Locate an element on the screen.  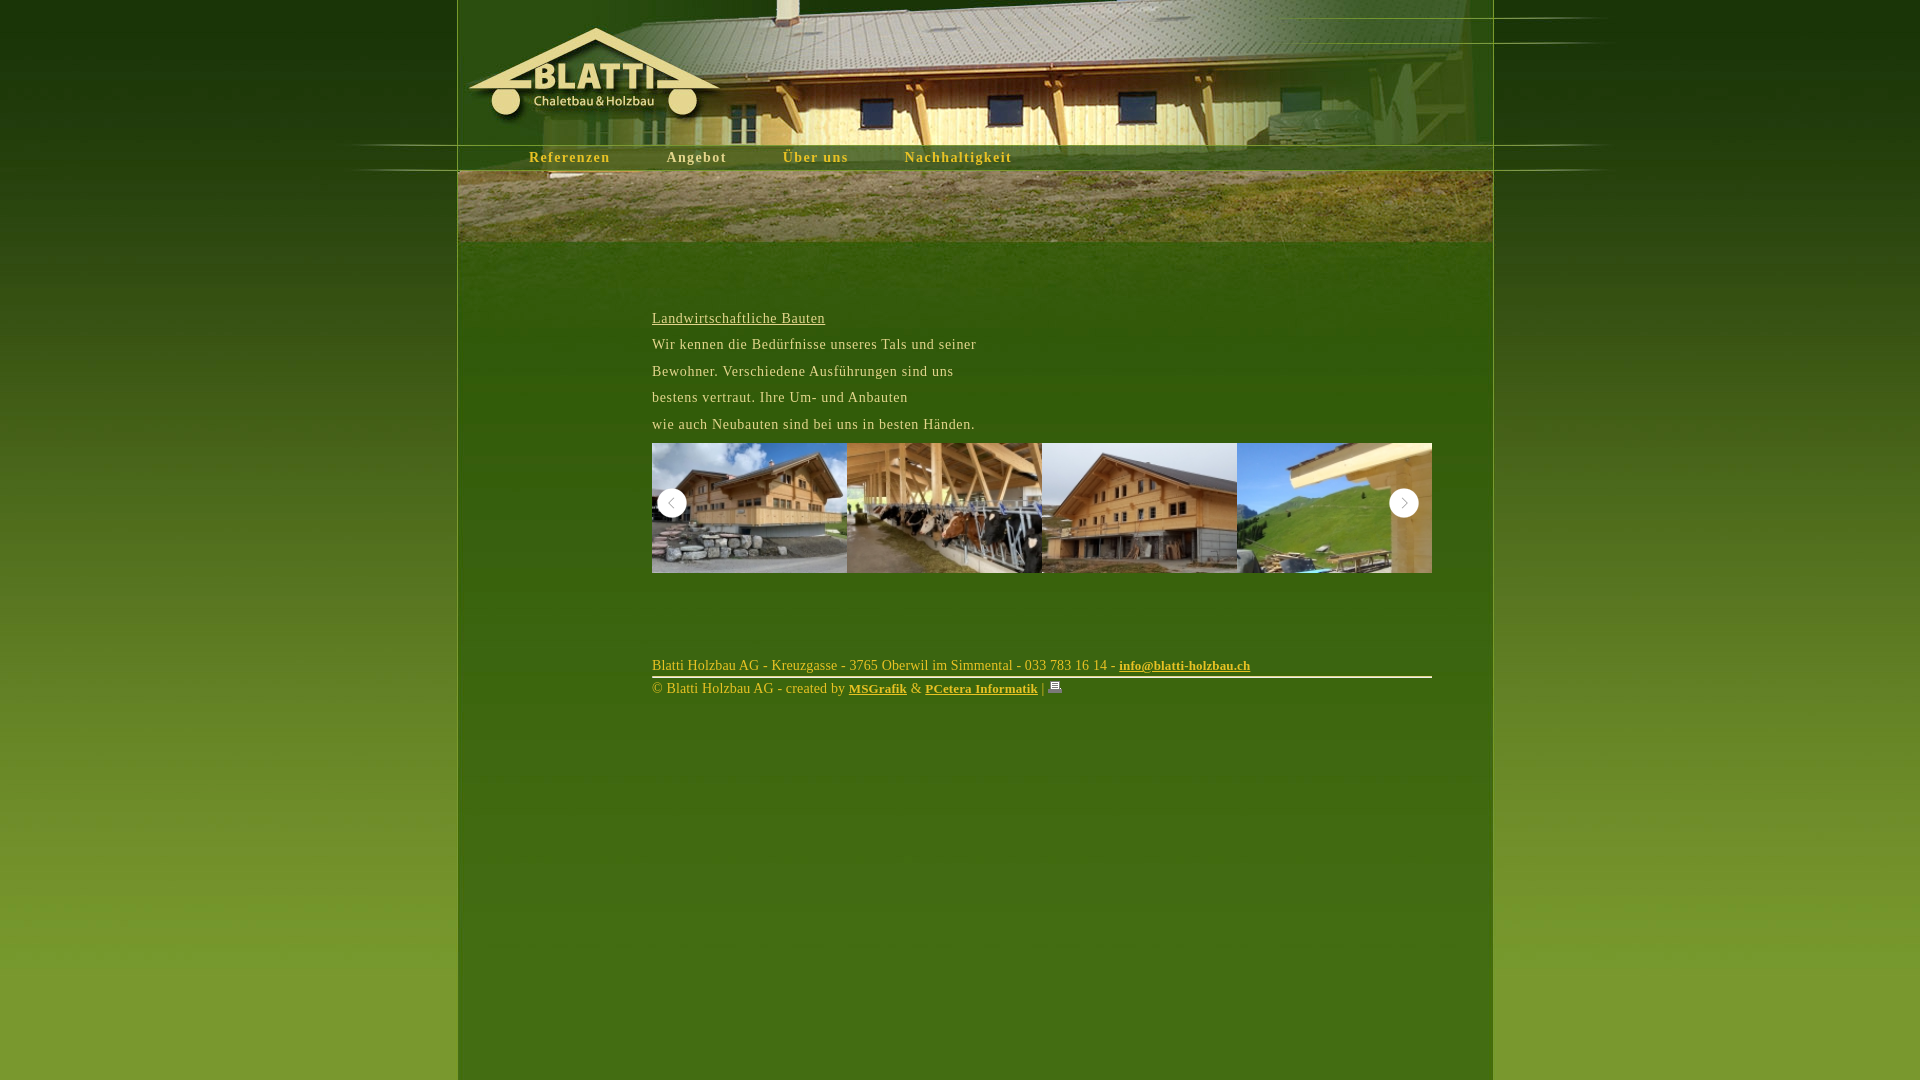
'PCetera Informatik' is located at coordinates (981, 687).